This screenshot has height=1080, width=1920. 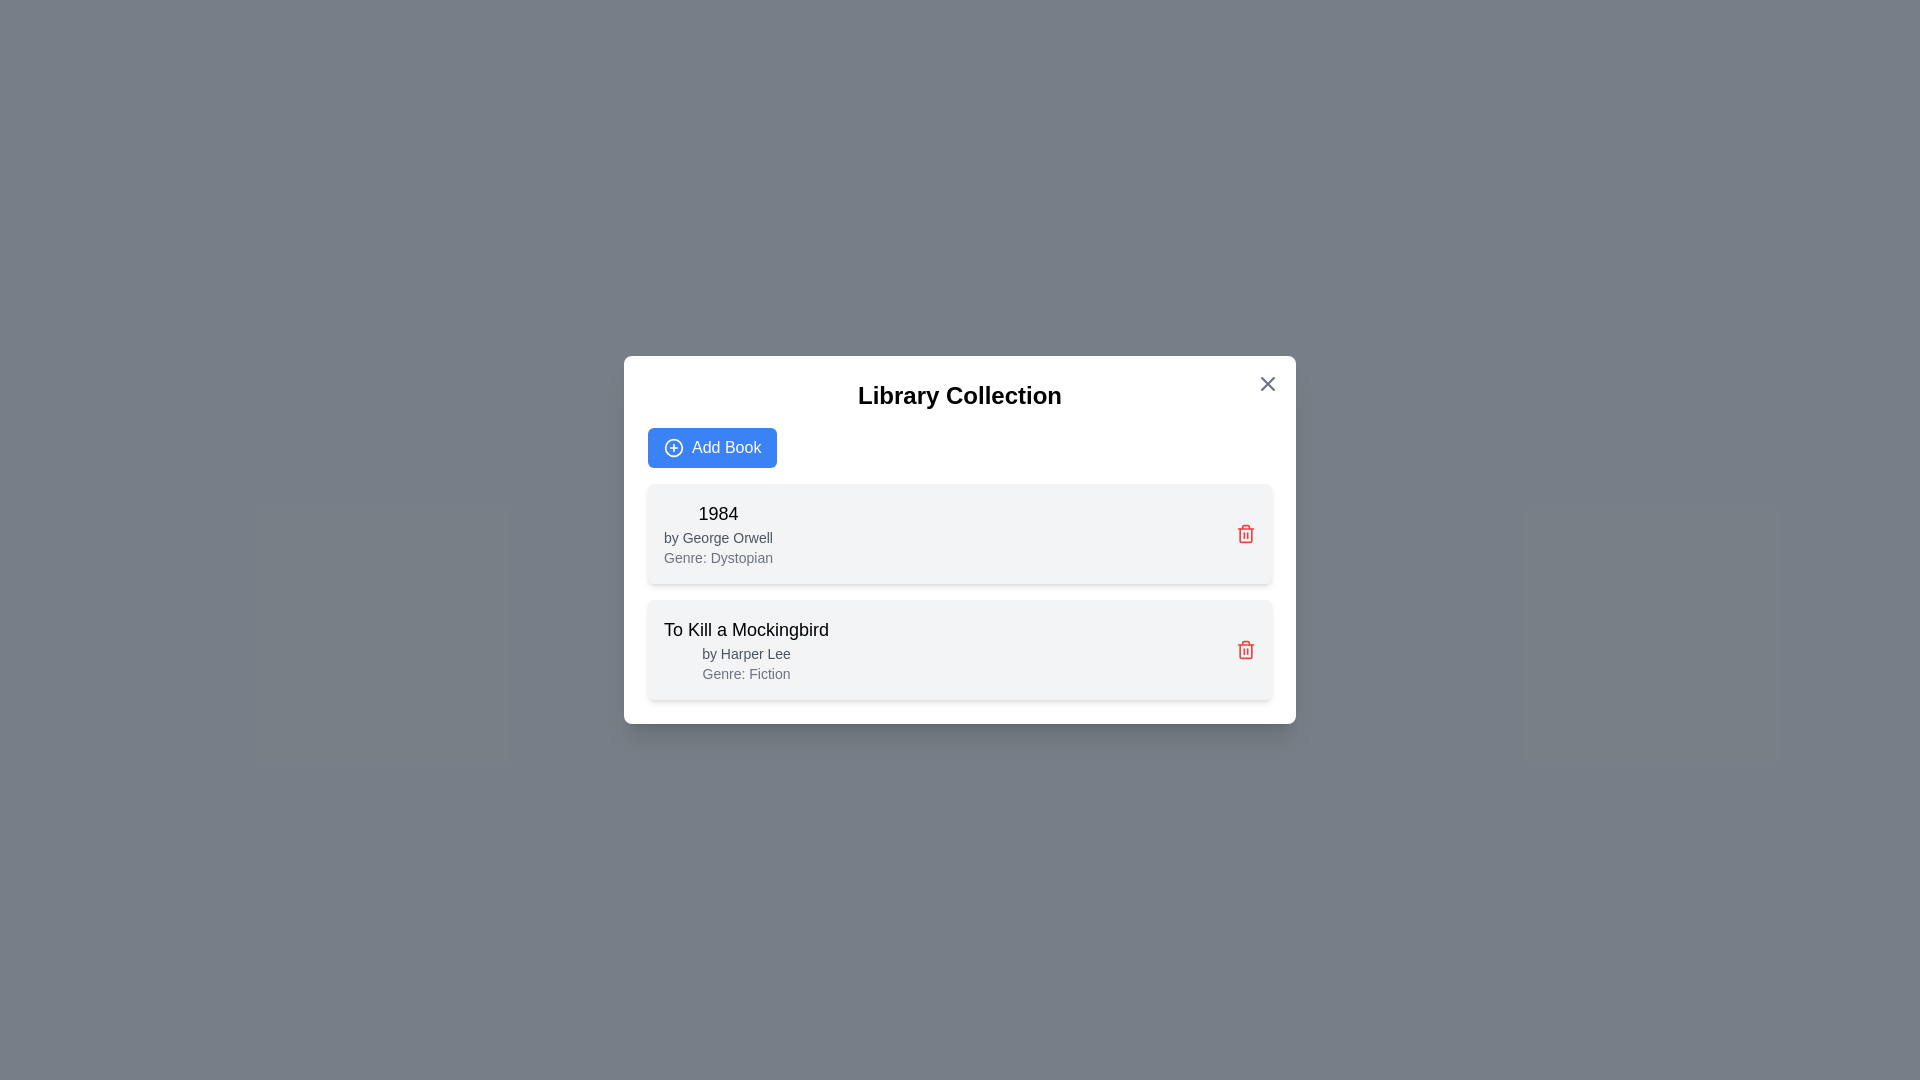 I want to click on the static text element displaying '1984', which is styled in a larger bold font and positioned at the top-left of its containing card, so click(x=718, y=512).